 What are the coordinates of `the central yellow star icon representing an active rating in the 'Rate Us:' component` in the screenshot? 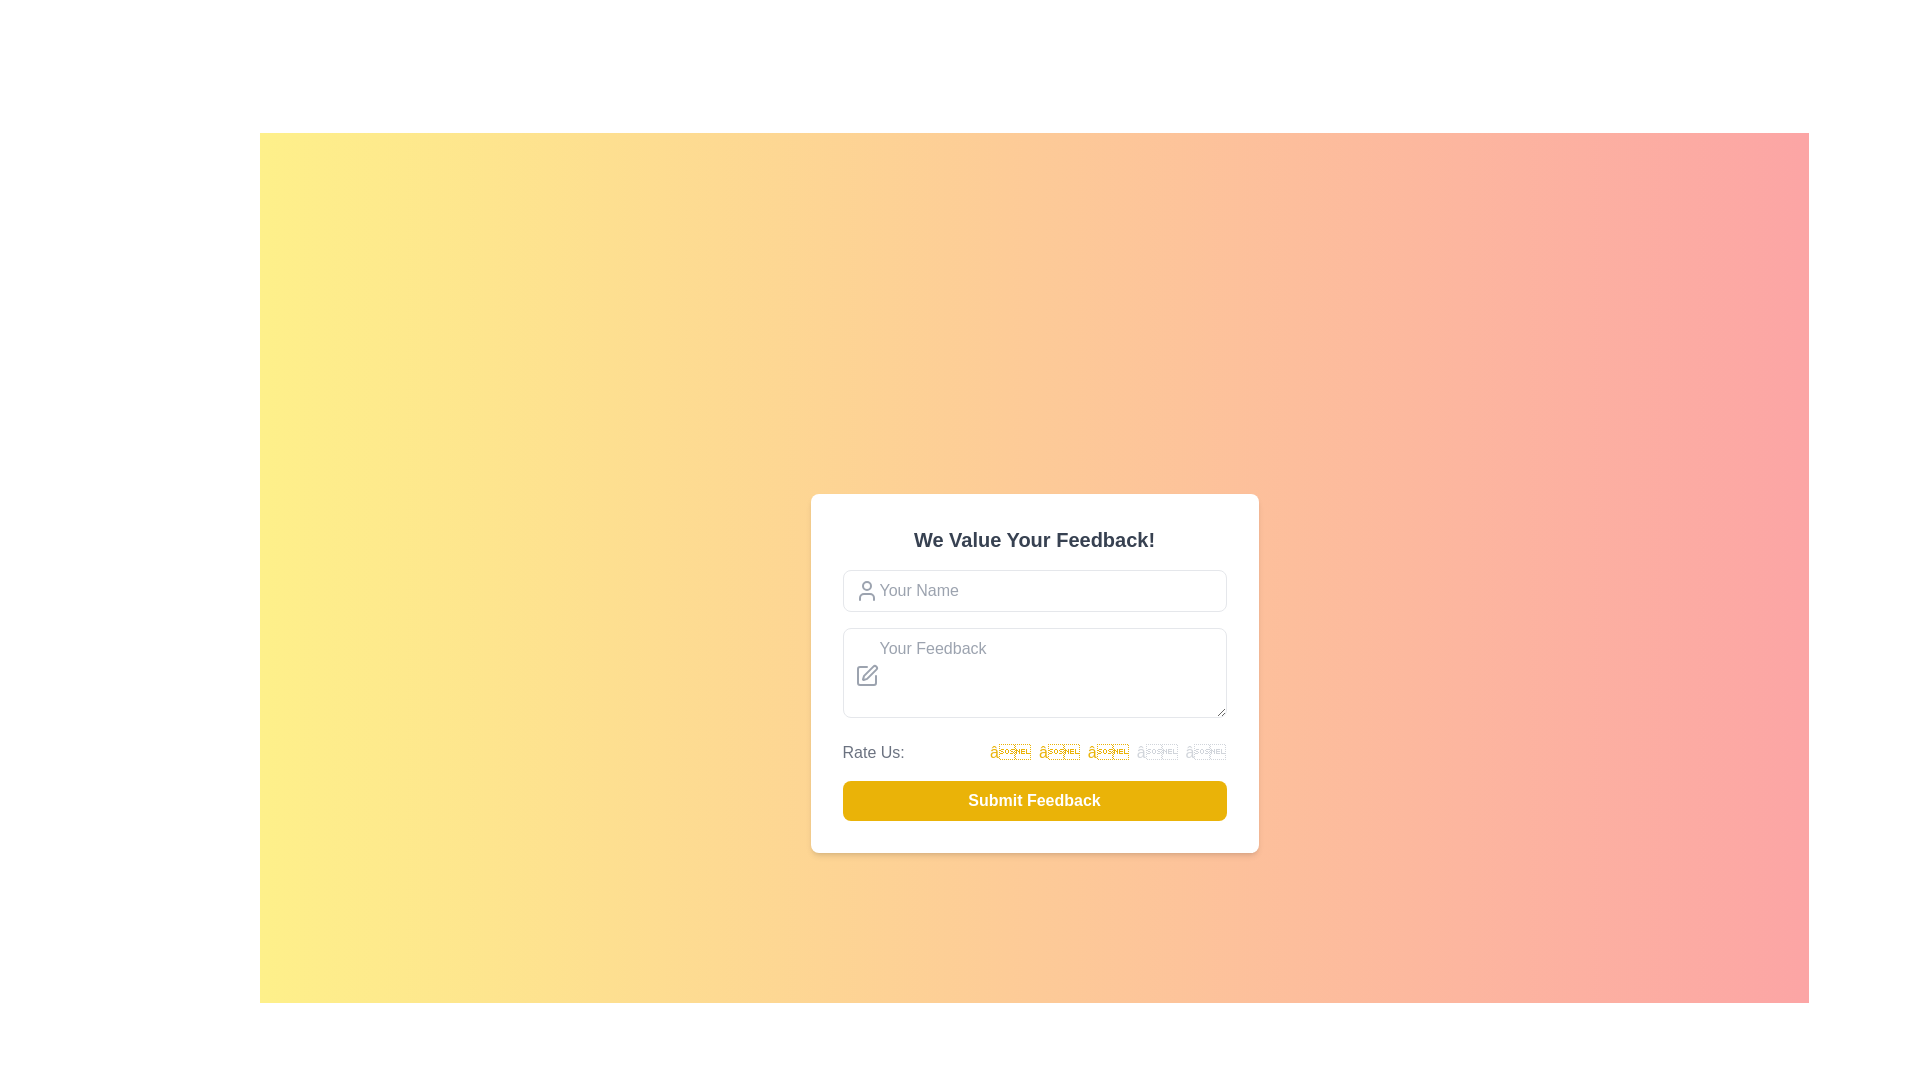 It's located at (1107, 752).